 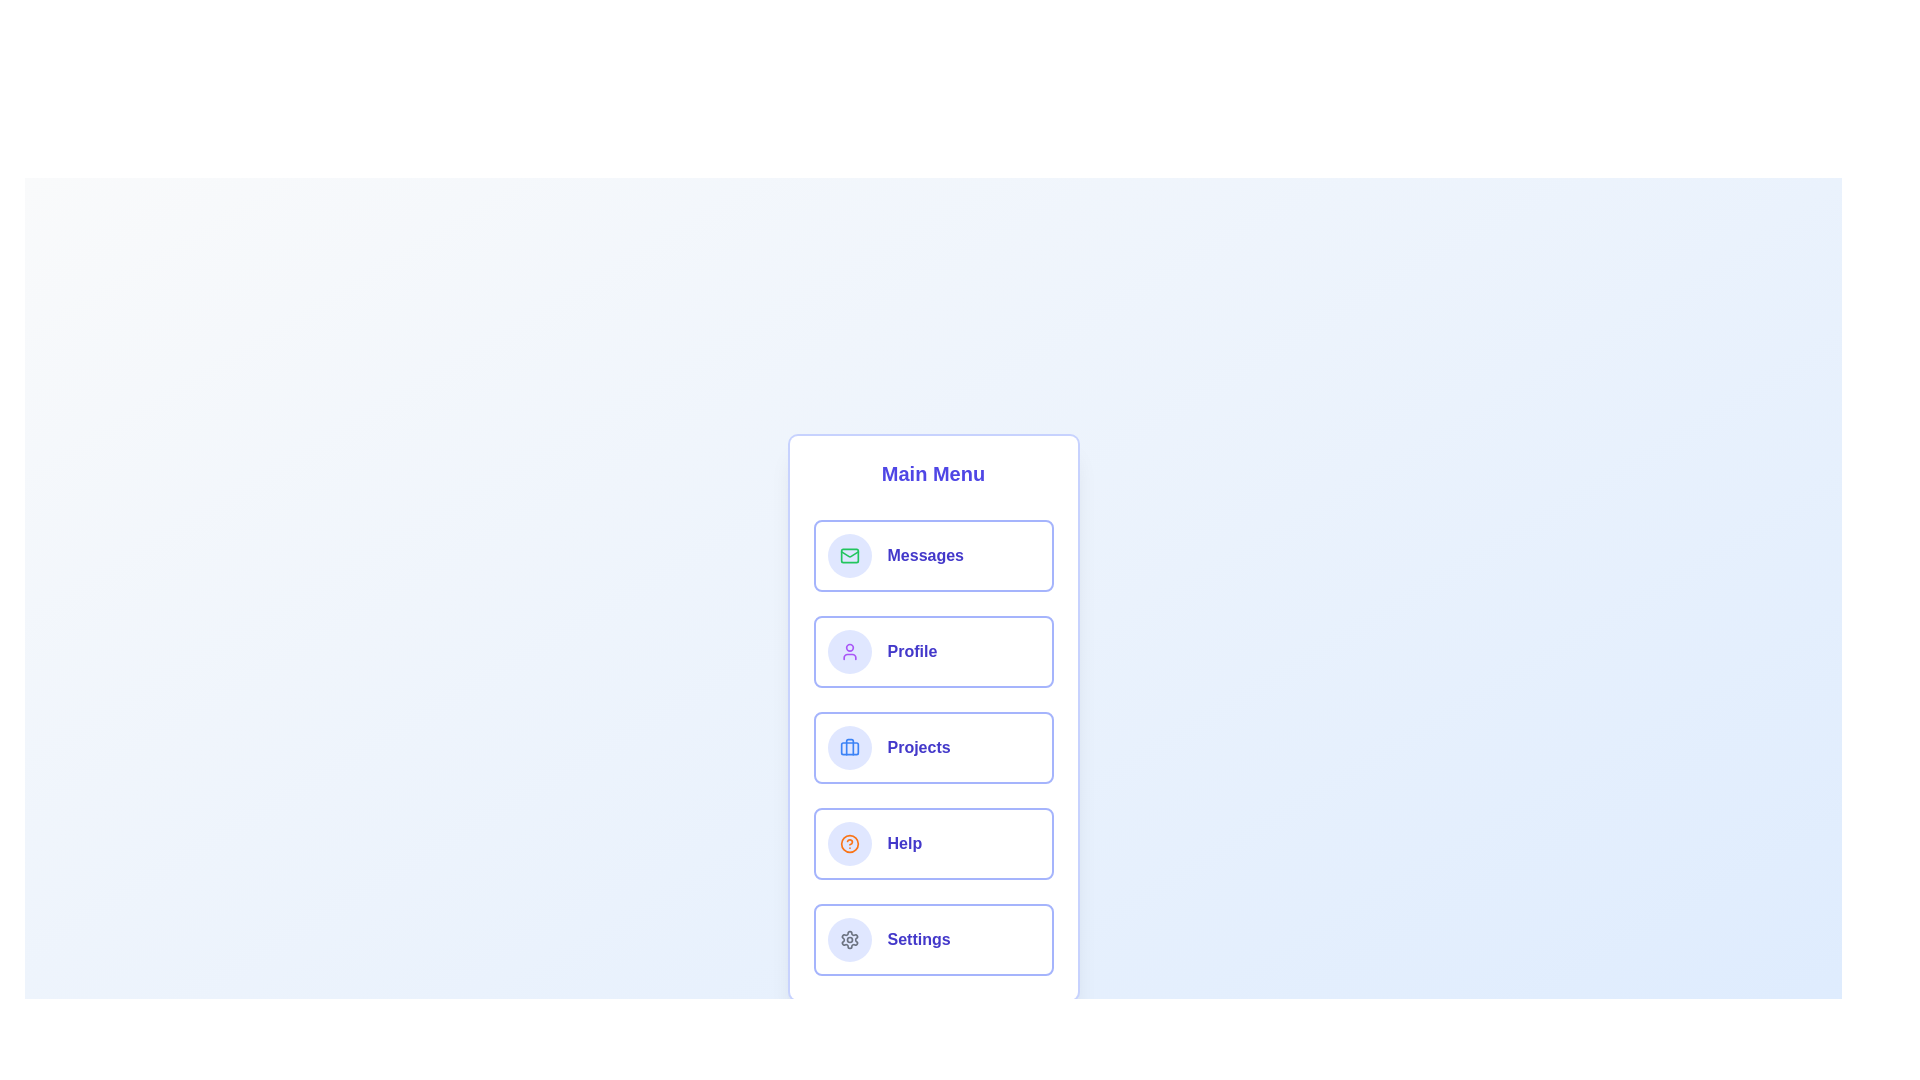 I want to click on the menu item labeled Messages, so click(x=932, y=555).